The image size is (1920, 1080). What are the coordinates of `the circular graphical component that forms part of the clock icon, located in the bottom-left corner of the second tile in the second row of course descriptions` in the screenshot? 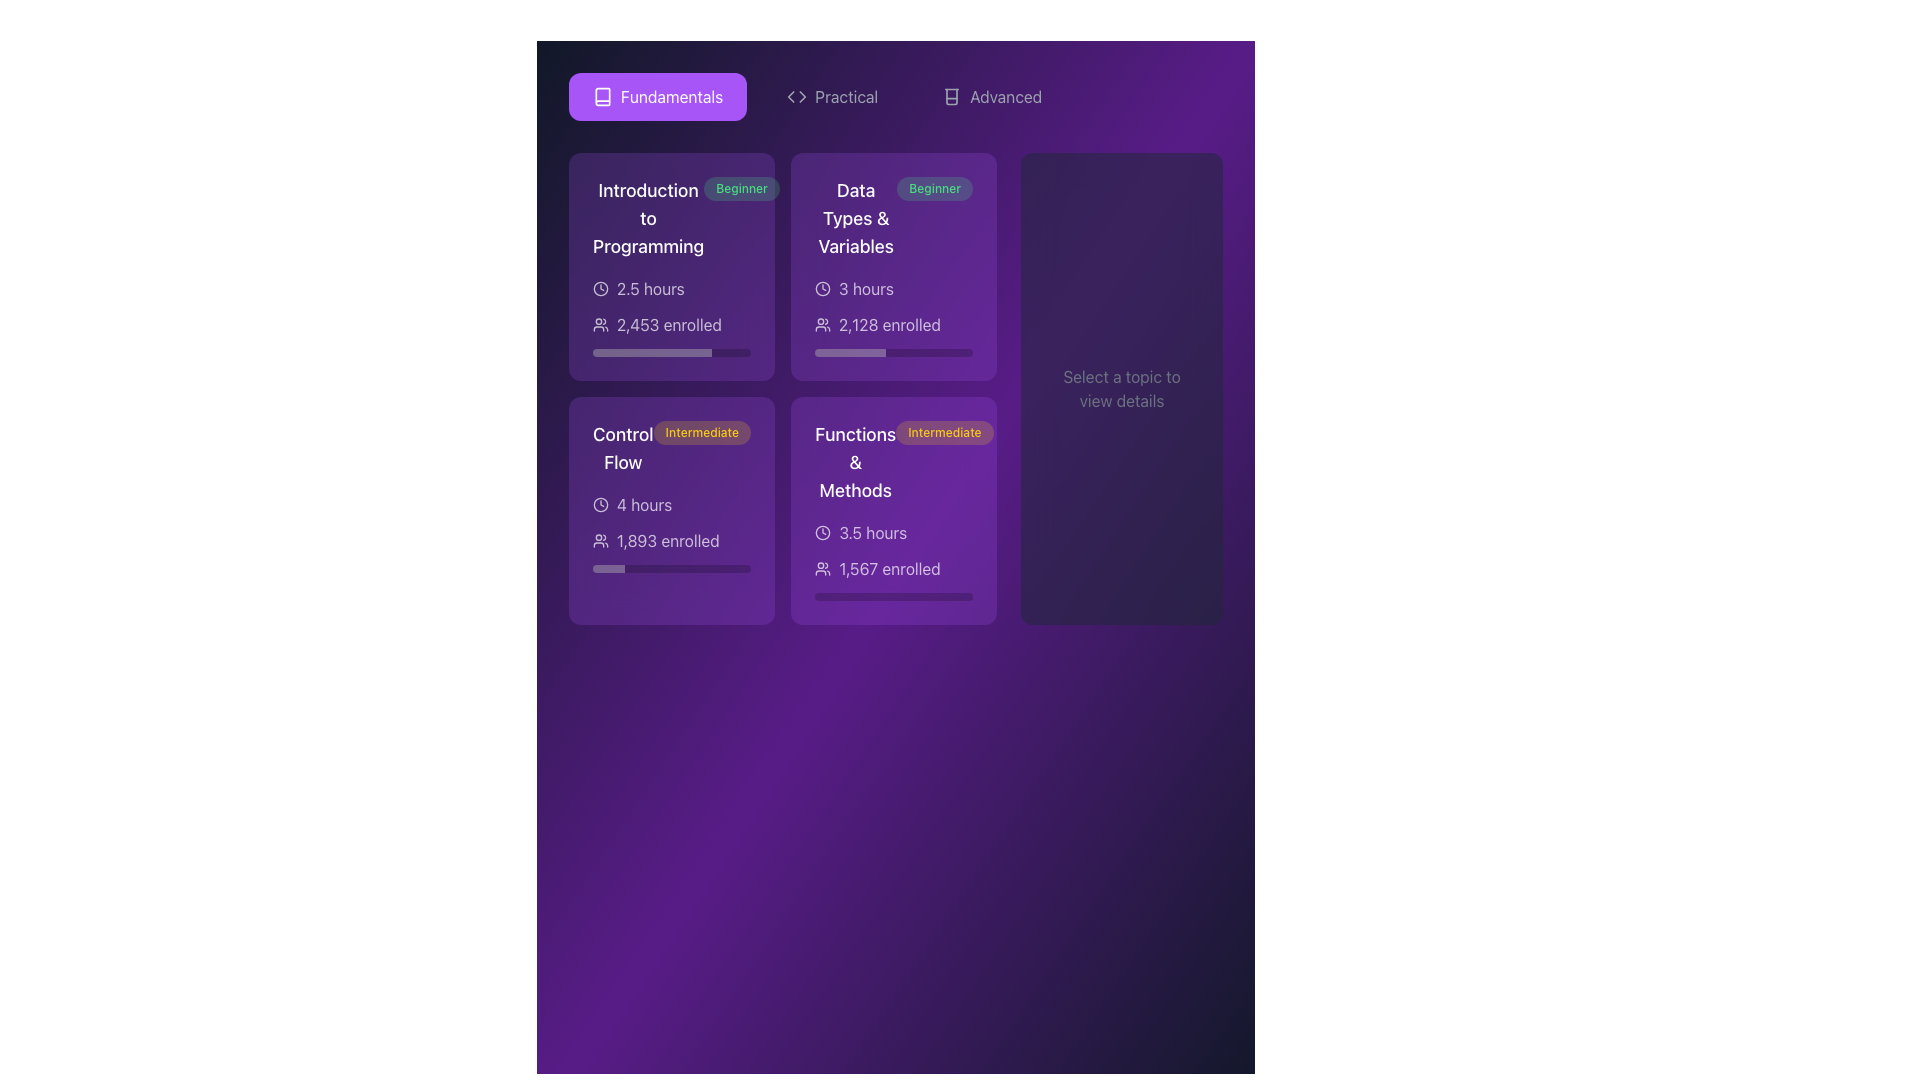 It's located at (599, 504).